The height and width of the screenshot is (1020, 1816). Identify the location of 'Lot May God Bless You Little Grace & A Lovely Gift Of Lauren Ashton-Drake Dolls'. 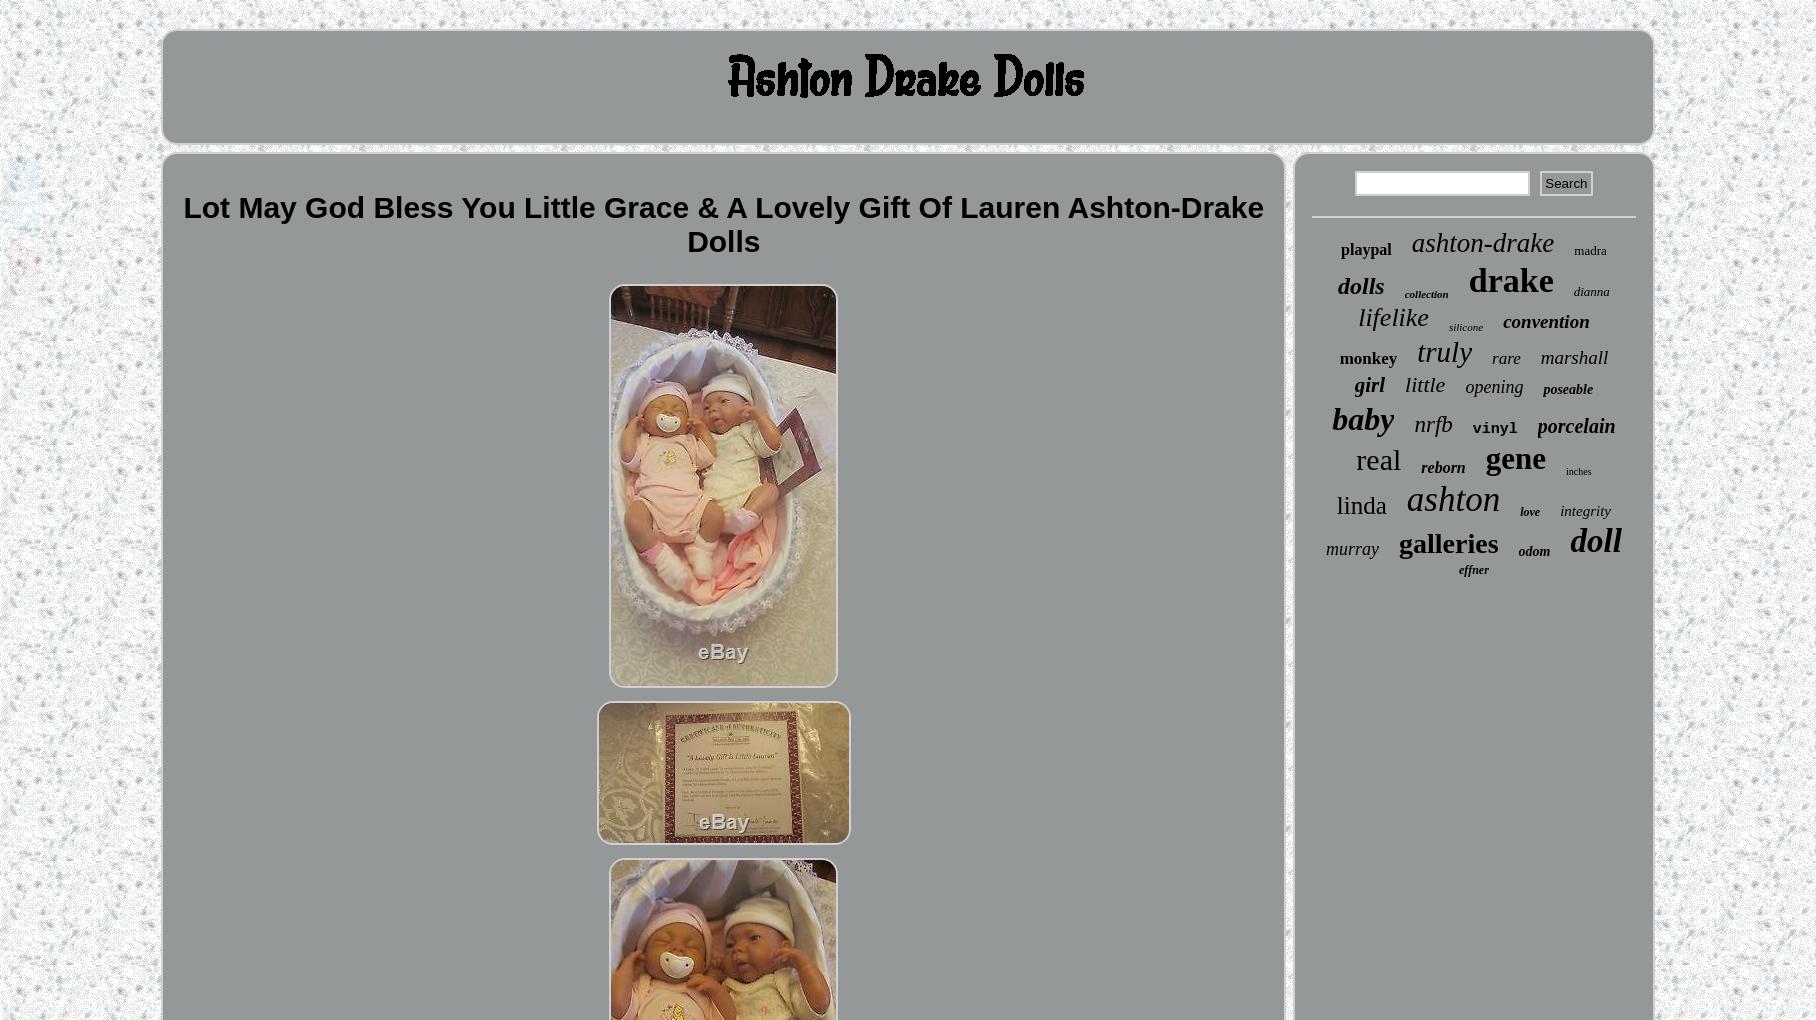
(183, 224).